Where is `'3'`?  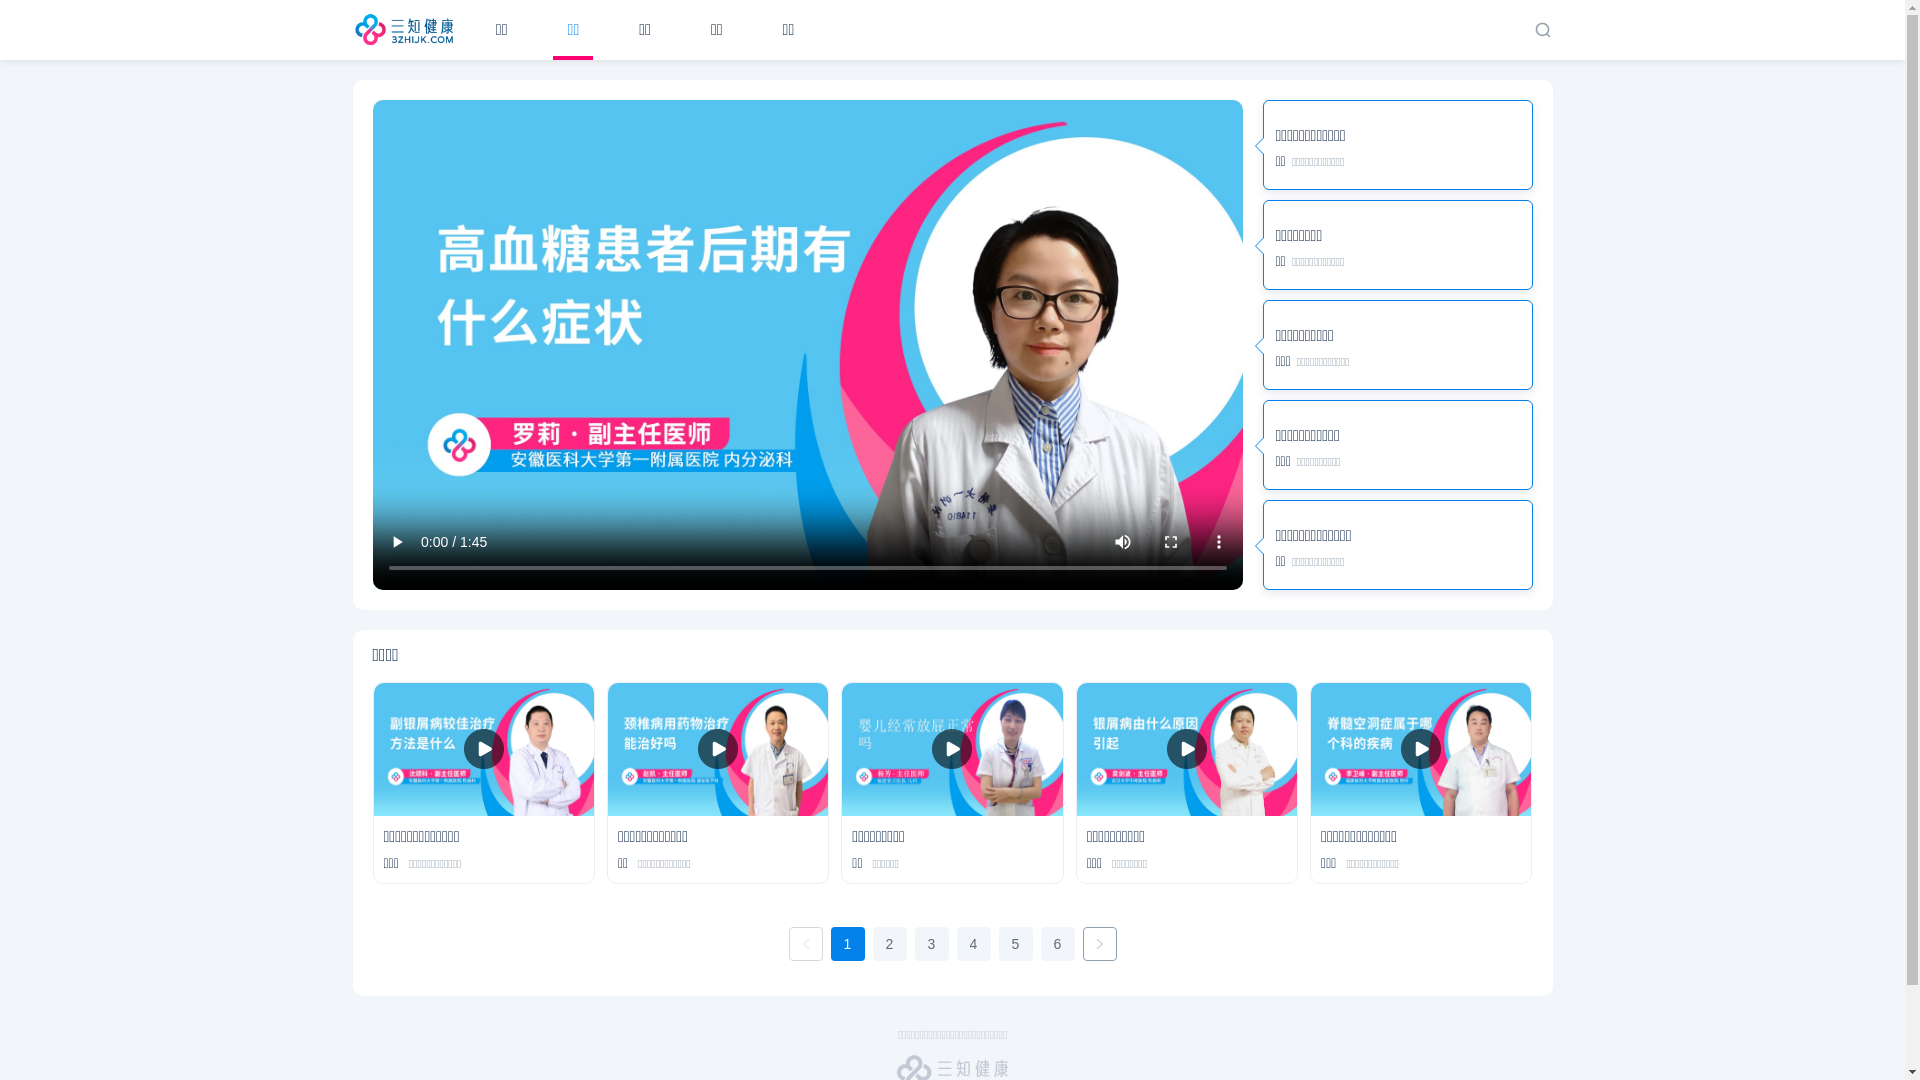
'3' is located at coordinates (912, 944).